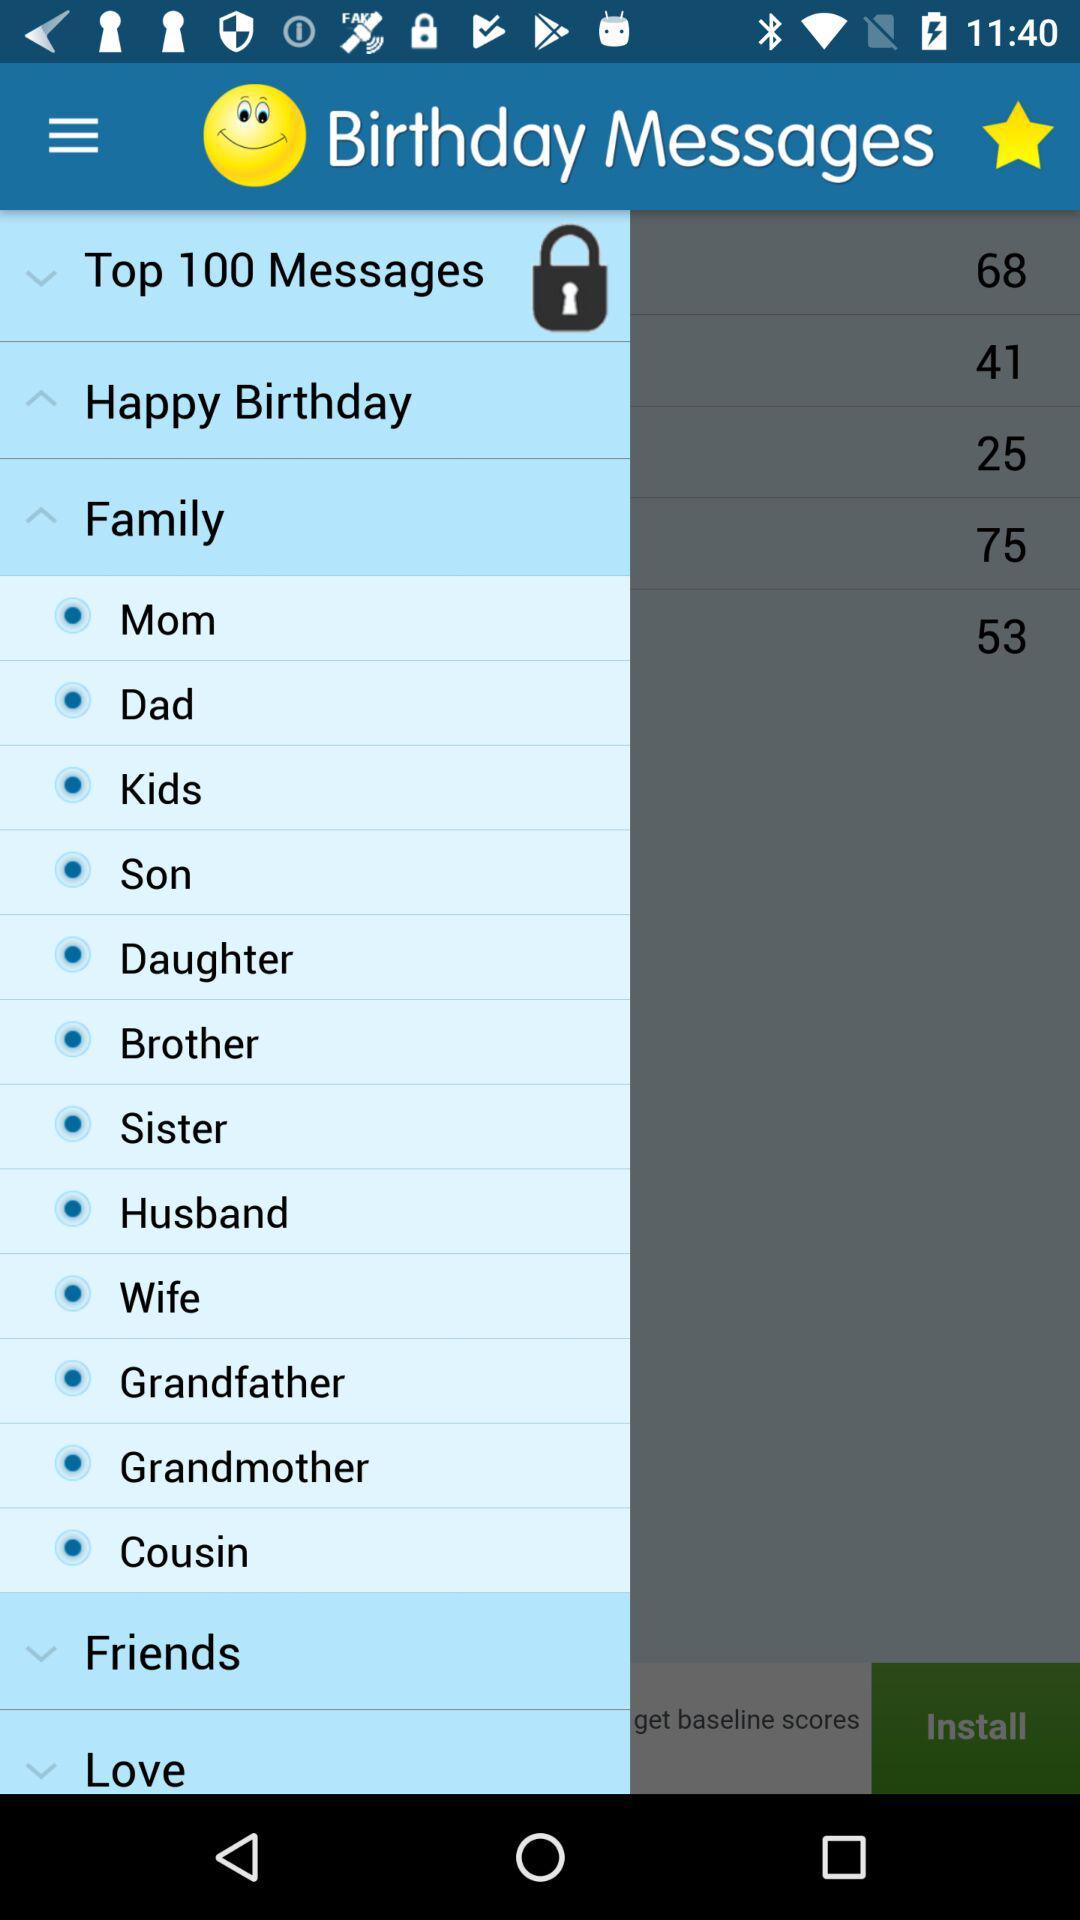  Describe the element at coordinates (540, 1727) in the screenshot. I see `install app` at that location.